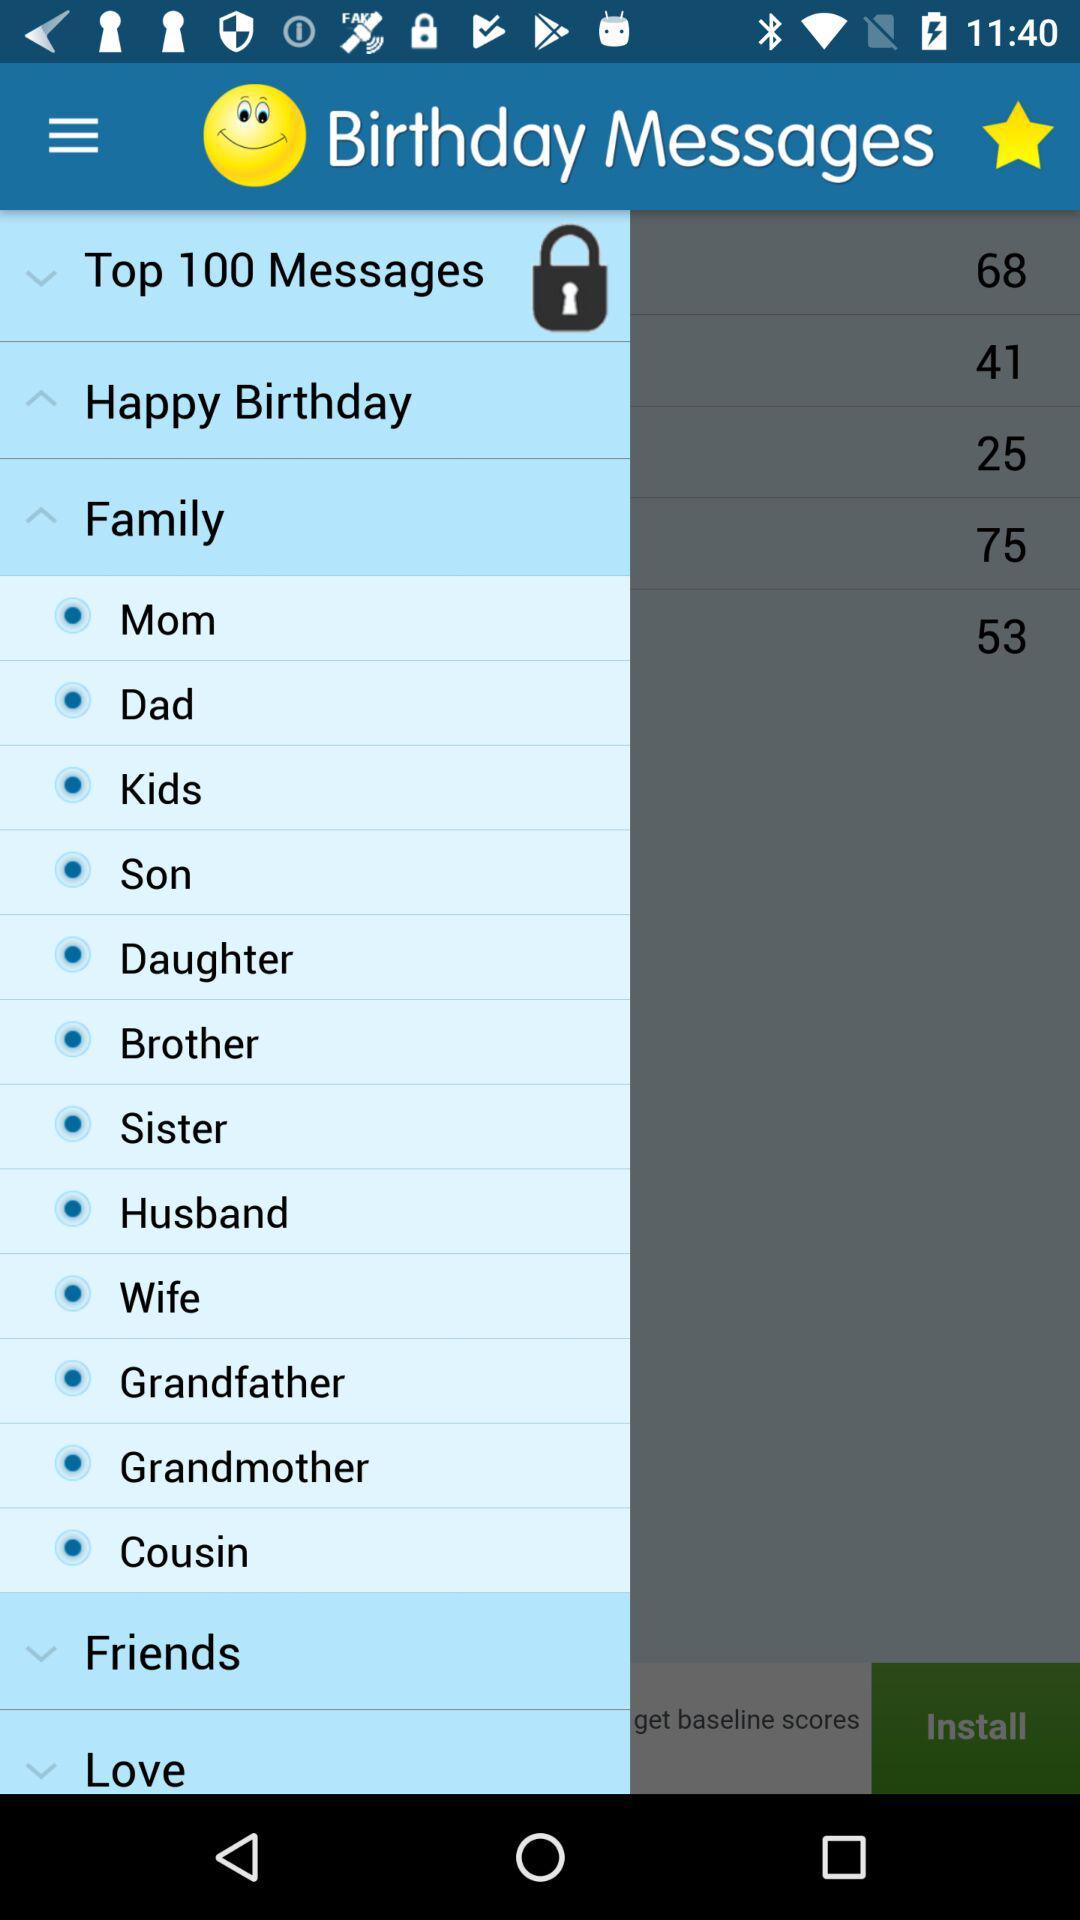  Describe the element at coordinates (540, 1727) in the screenshot. I see `install app` at that location.